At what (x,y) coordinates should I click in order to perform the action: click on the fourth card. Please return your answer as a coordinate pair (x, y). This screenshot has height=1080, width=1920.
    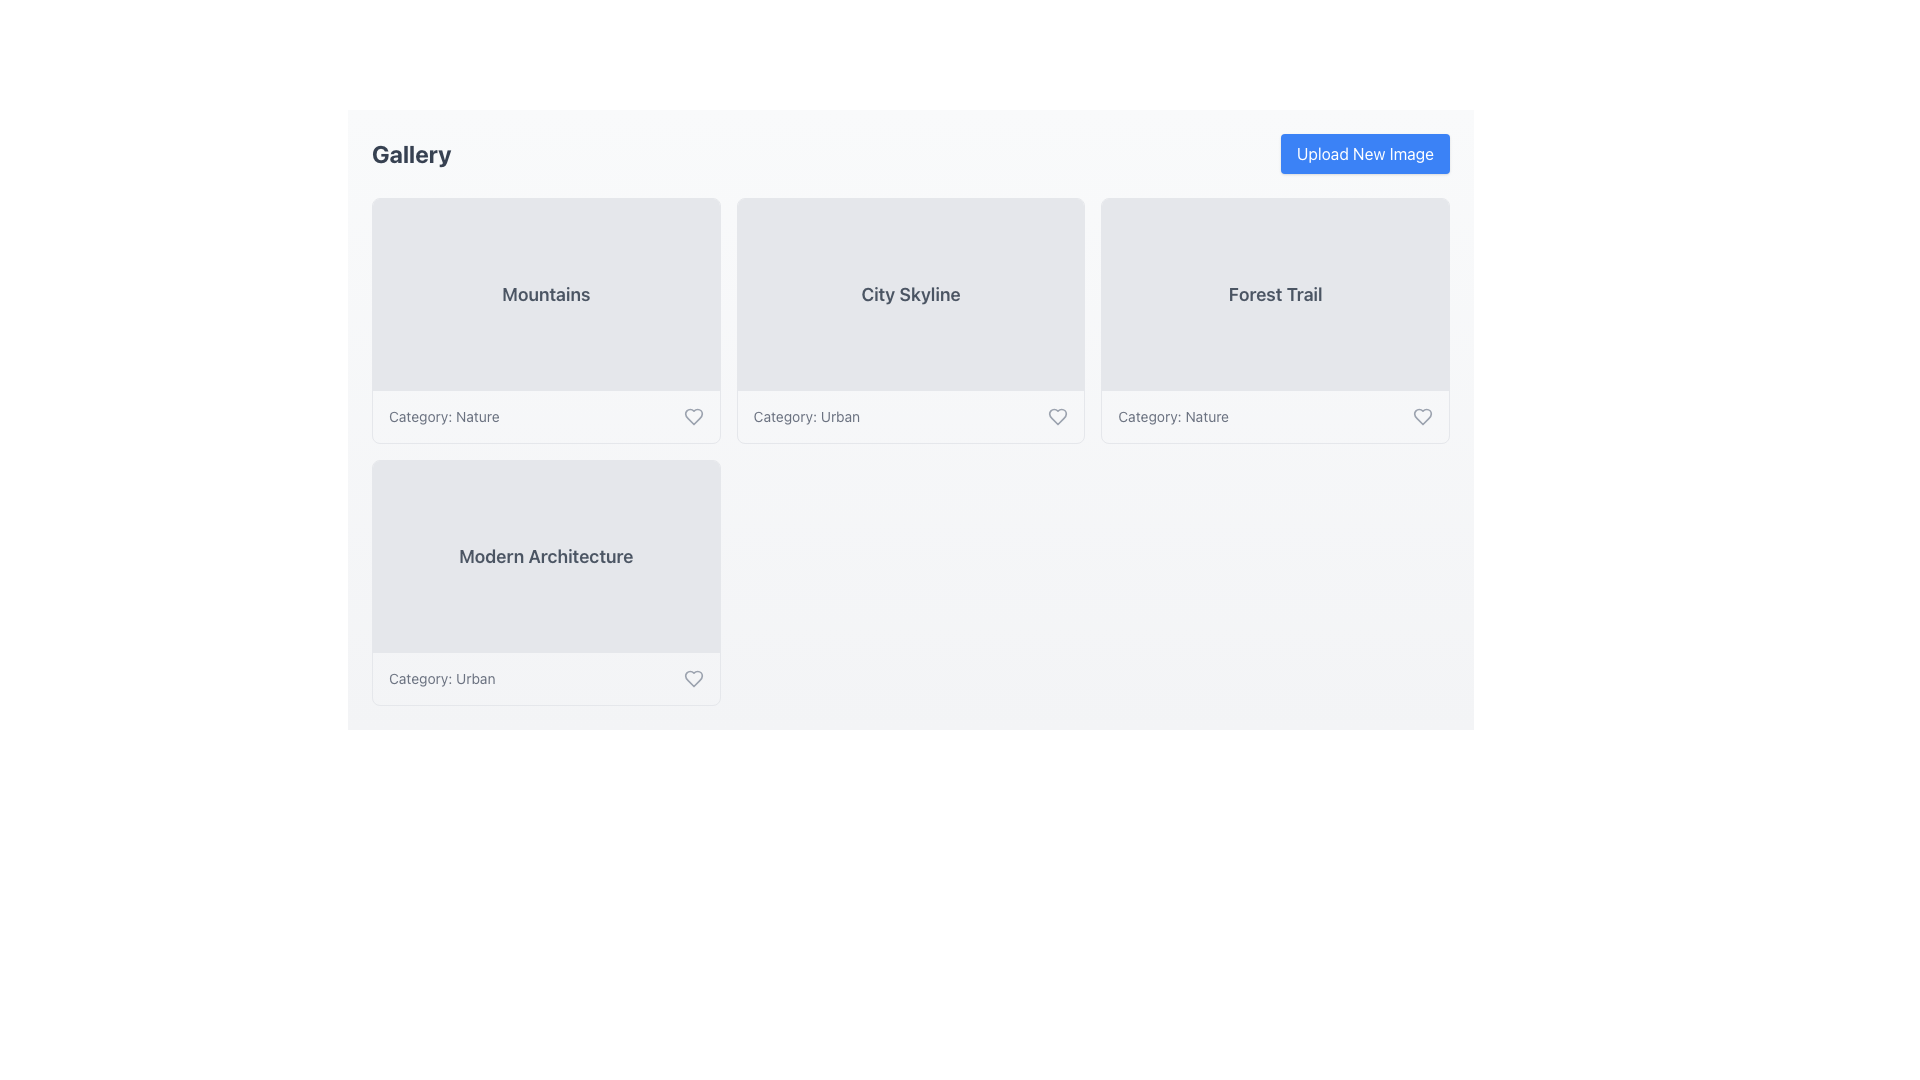
    Looking at the image, I should click on (546, 582).